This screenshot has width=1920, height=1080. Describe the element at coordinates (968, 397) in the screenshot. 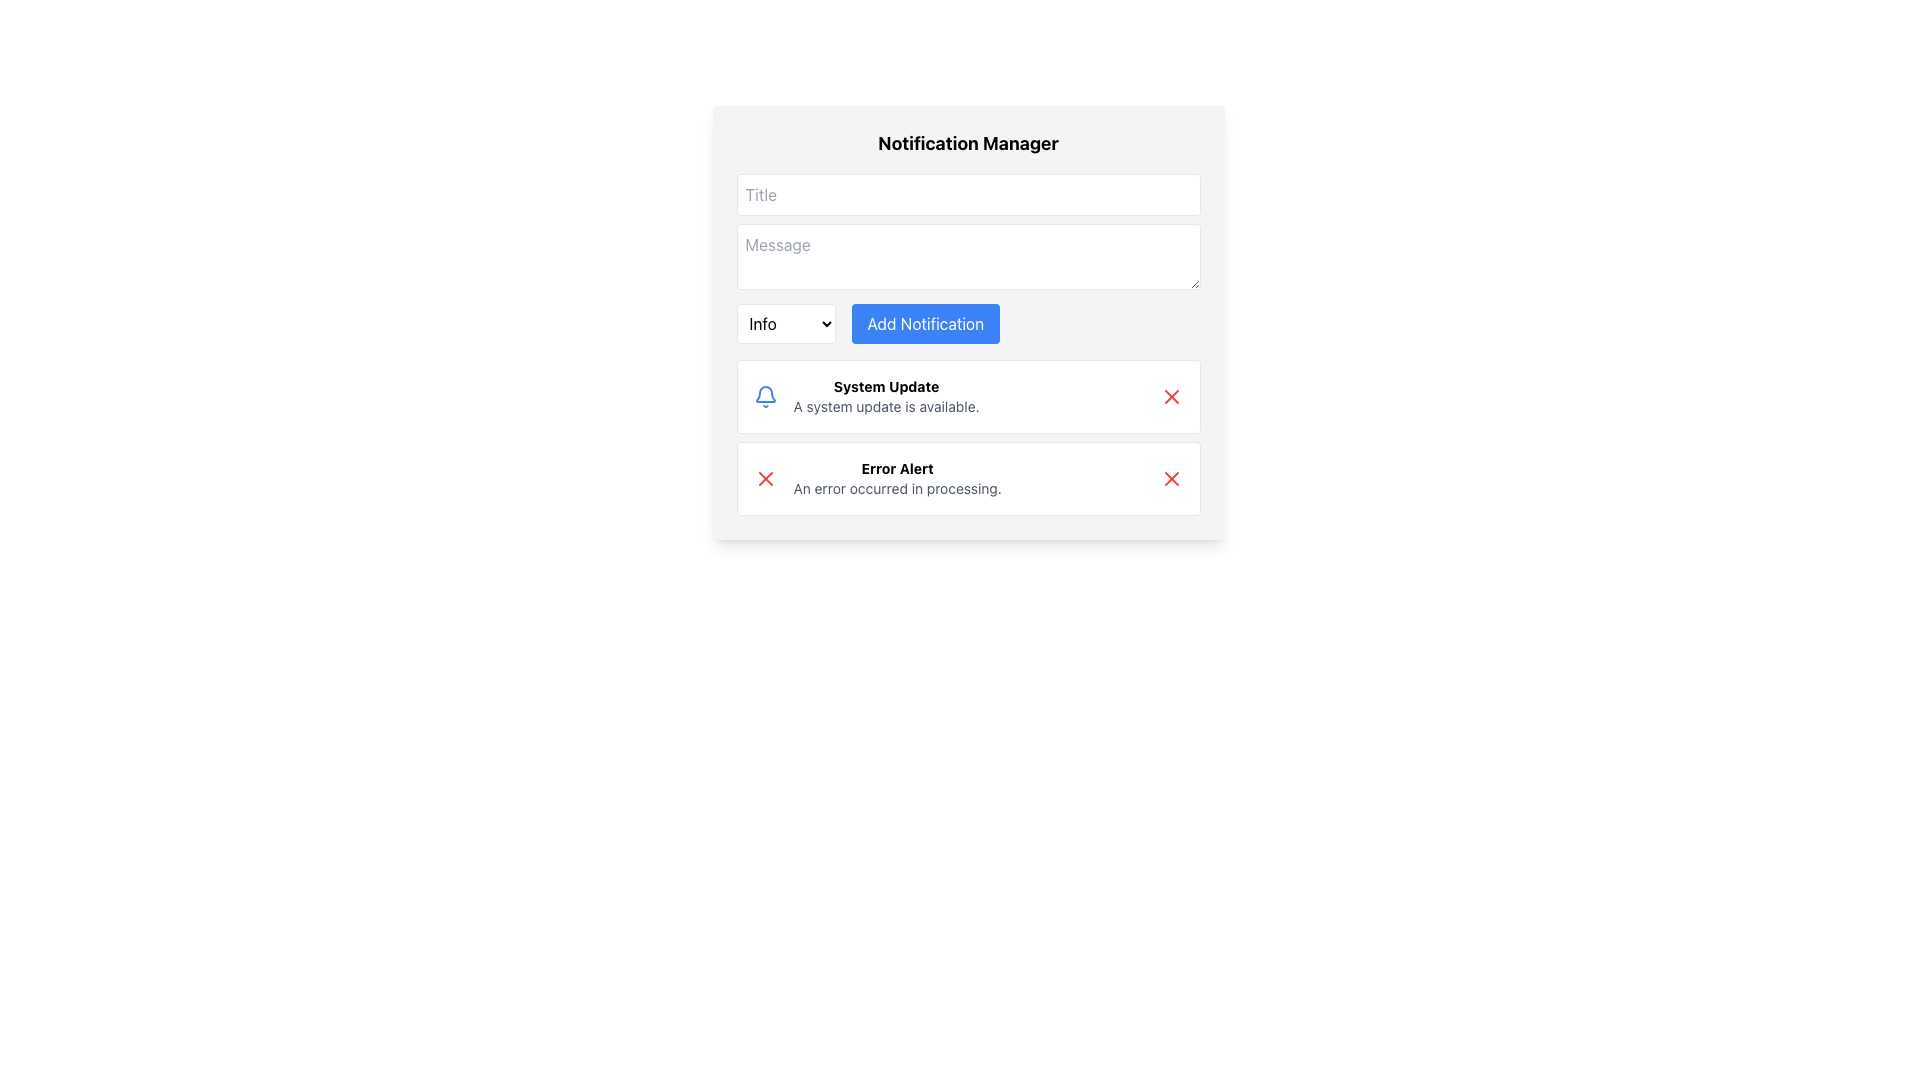

I see `the first notification item in the vertical list` at that location.